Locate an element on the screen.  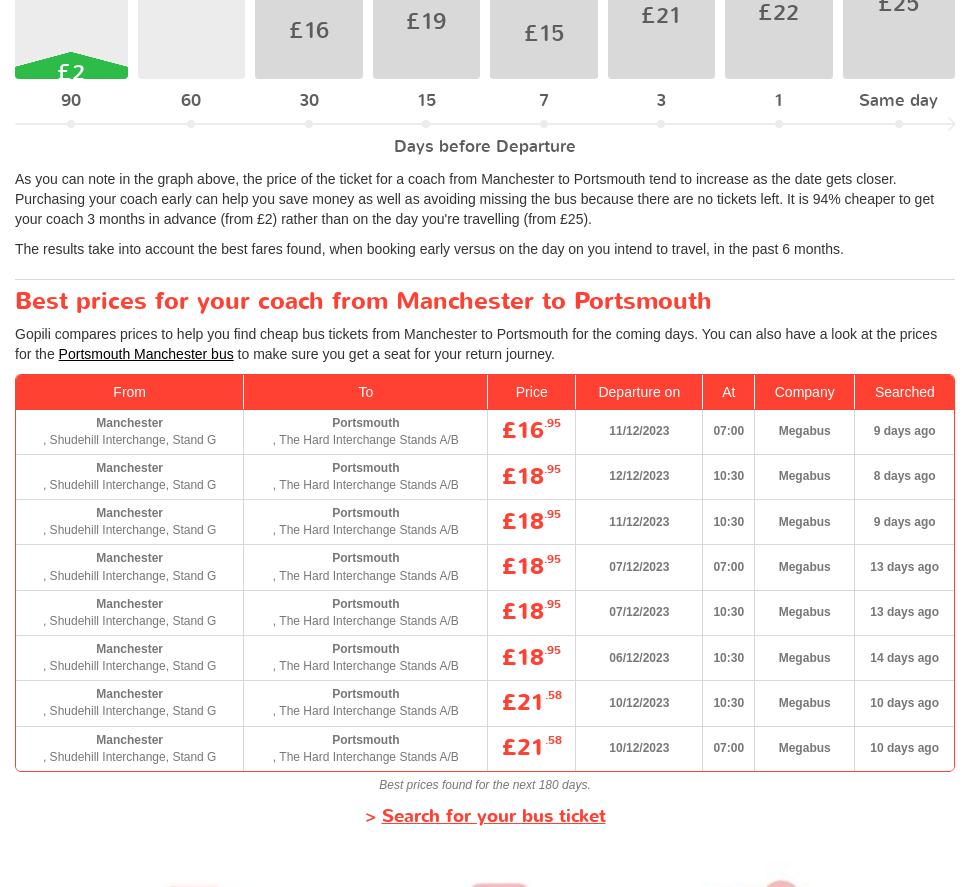
'The results take into account the best fares found, when booking early versus on the day on you intend to travel, in the past 6 months.' is located at coordinates (429, 247).